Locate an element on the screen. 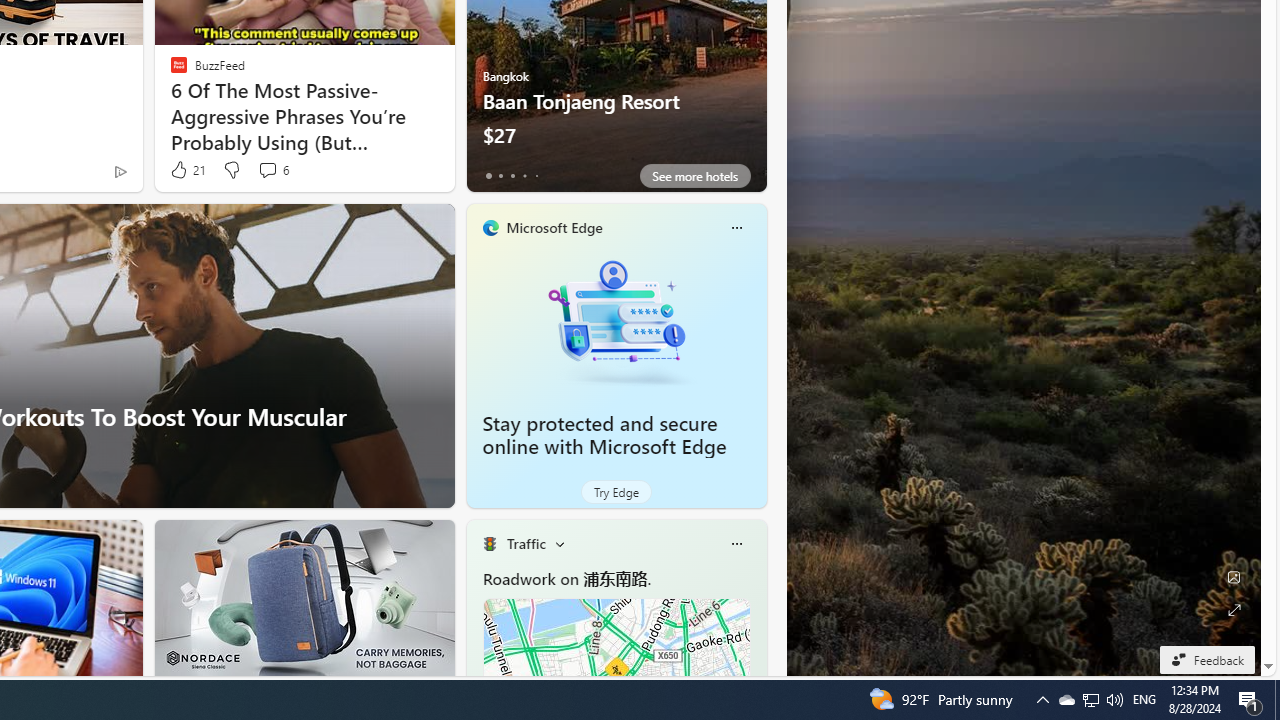 The image size is (1280, 720). 'Dislike' is located at coordinates (231, 169).